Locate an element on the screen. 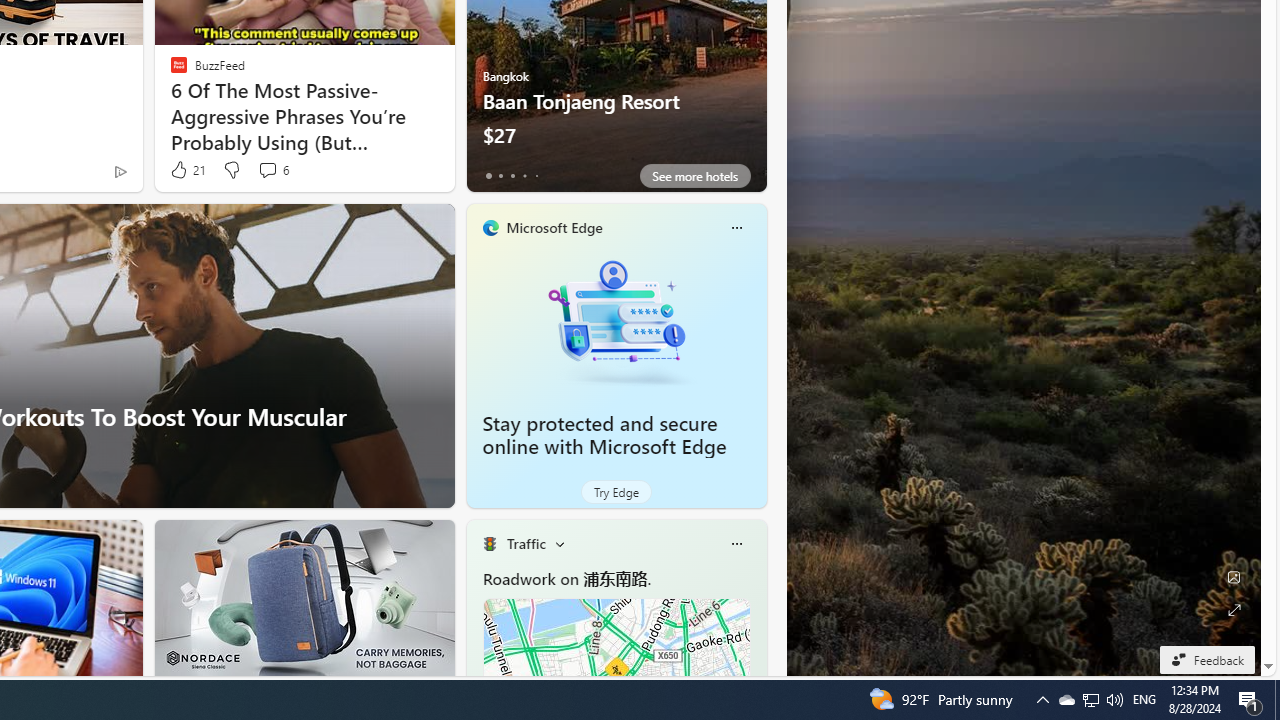 The image size is (1280, 720). 'Dislike' is located at coordinates (231, 169).